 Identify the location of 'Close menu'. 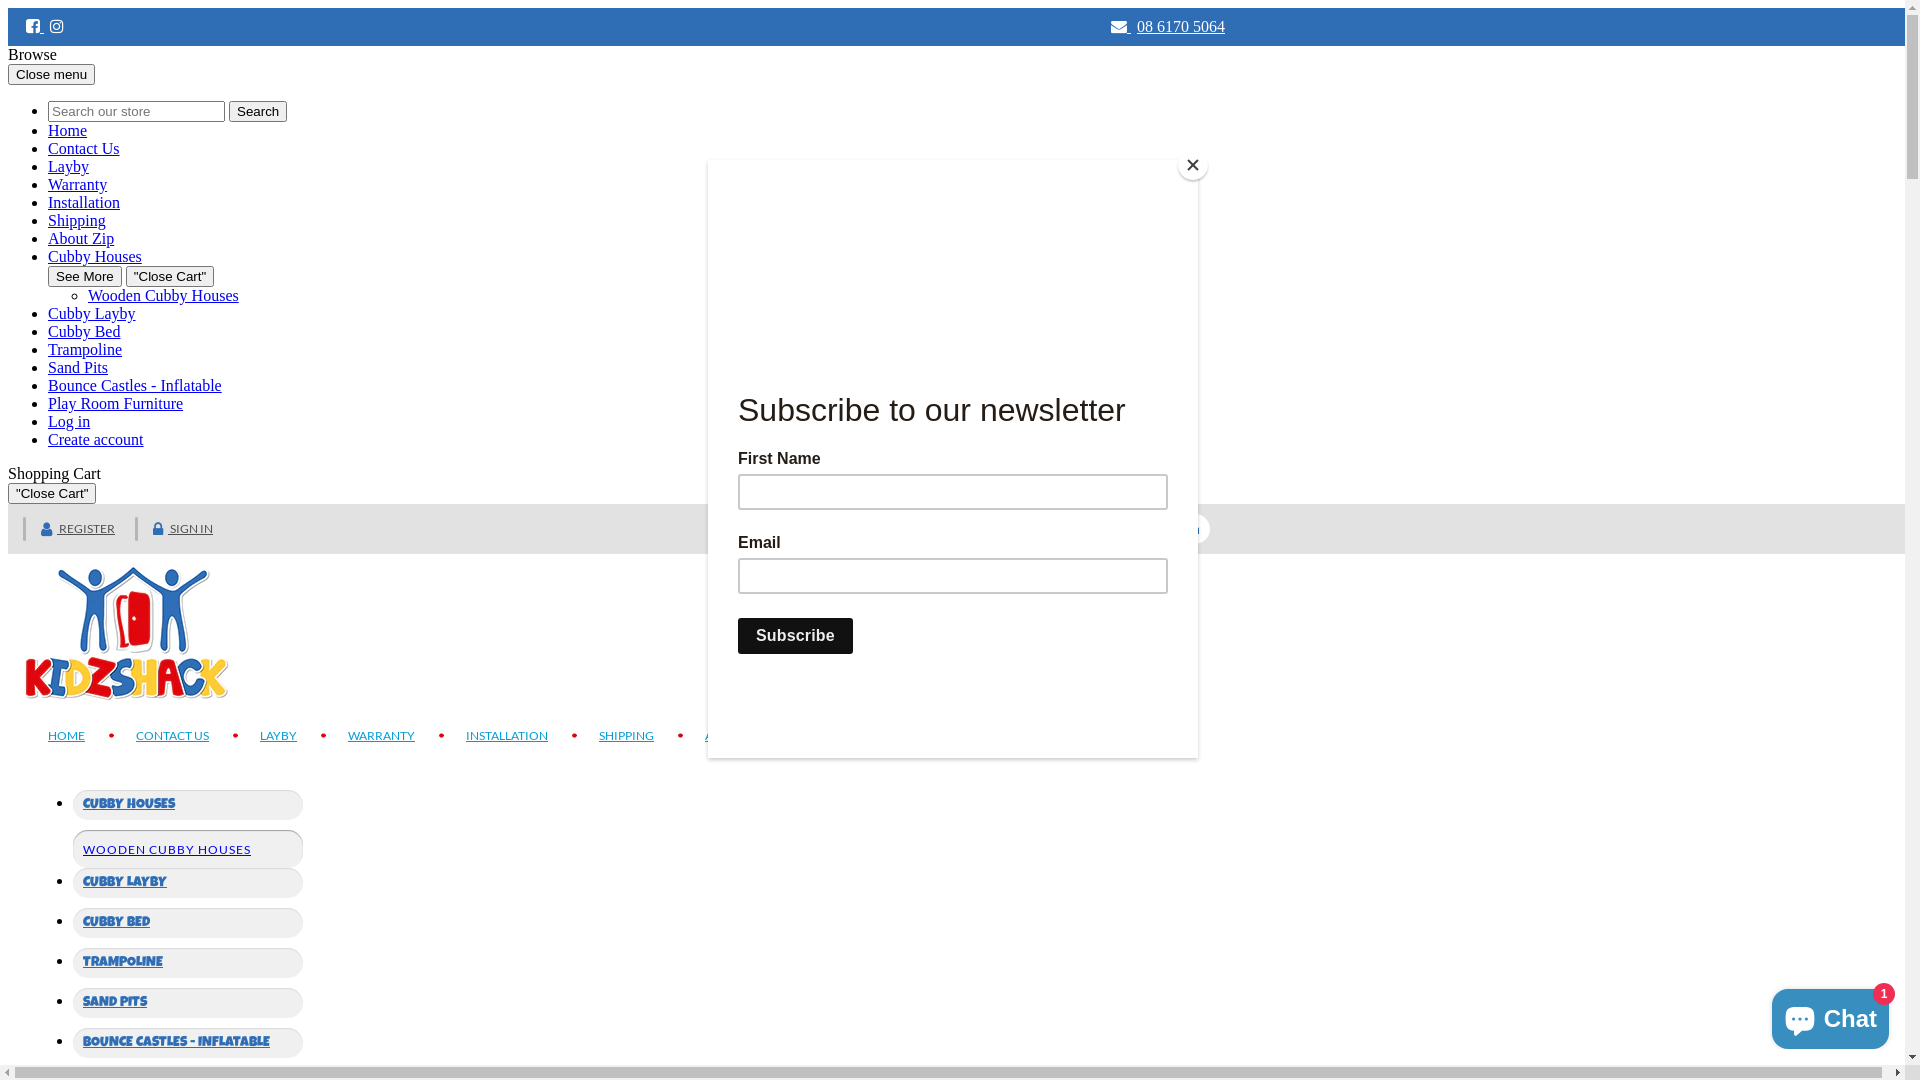
(8, 73).